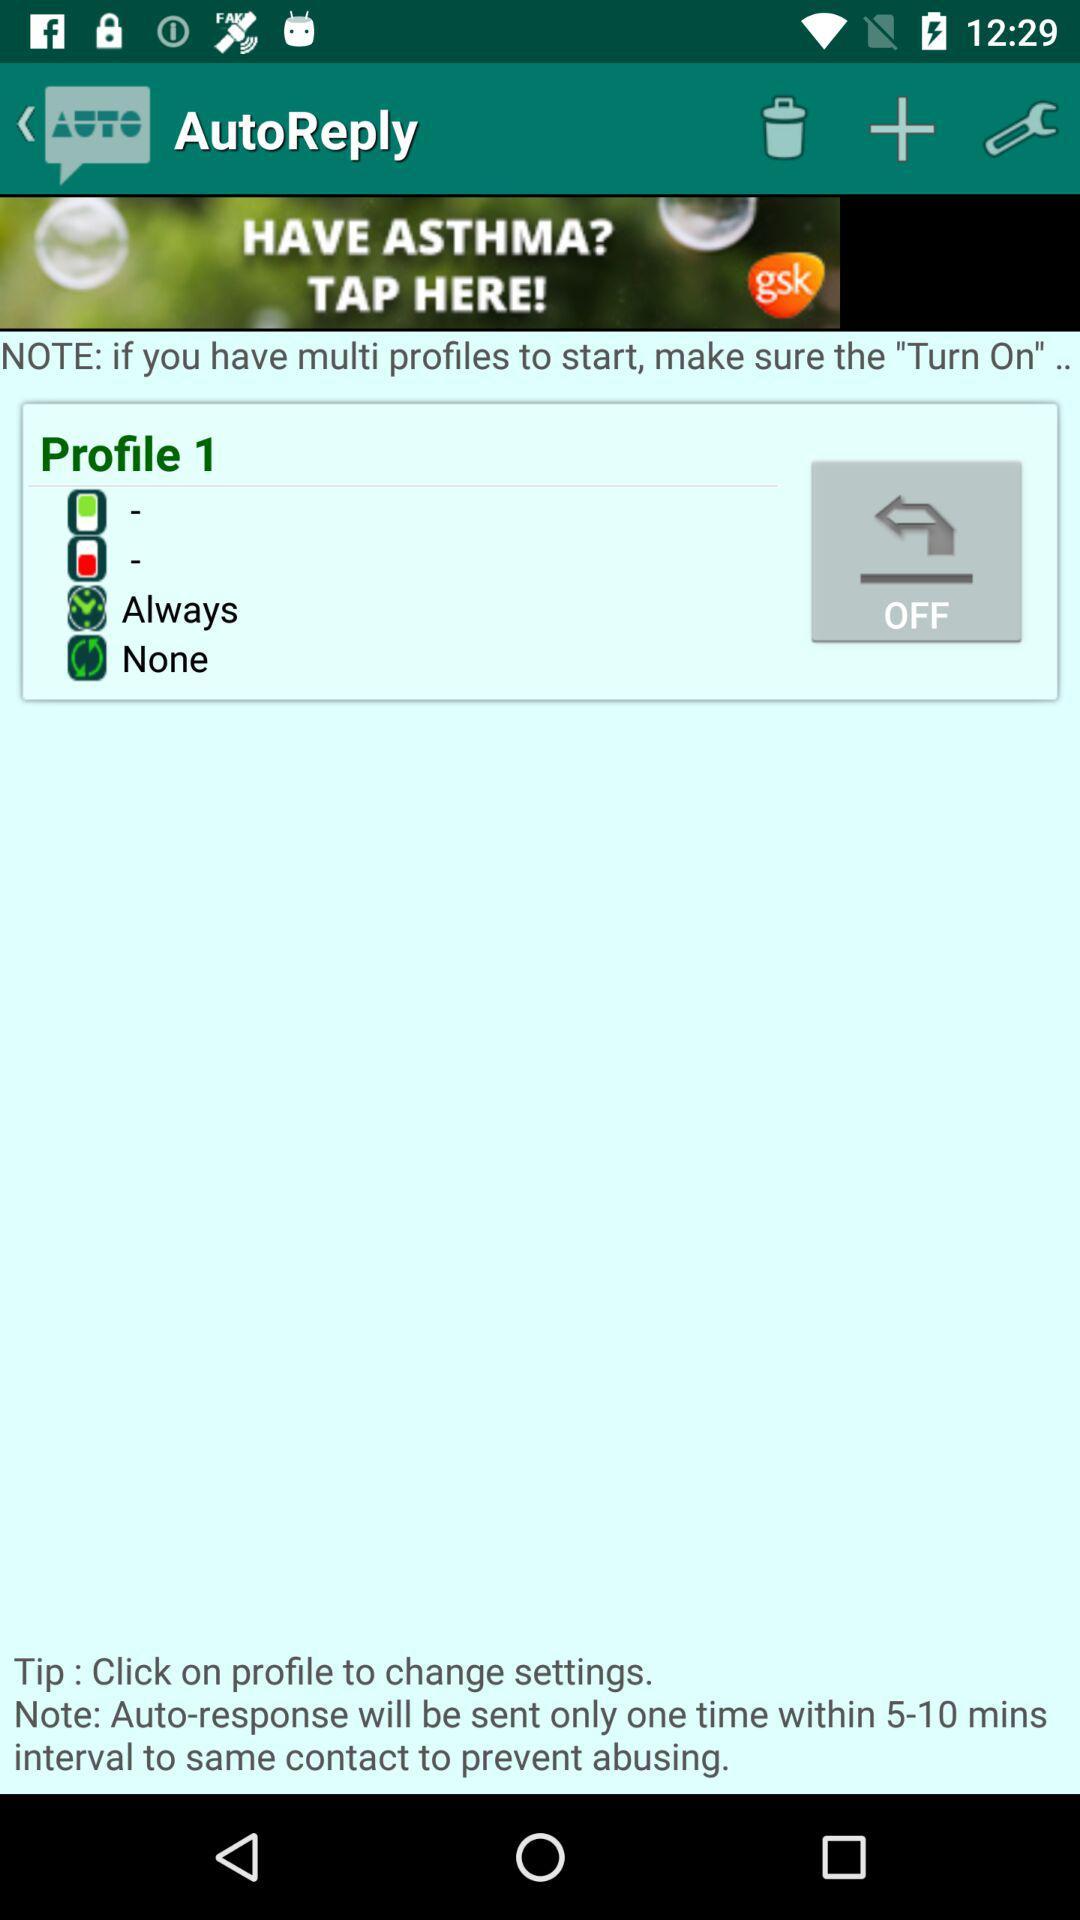 The width and height of the screenshot is (1080, 1920). I want to click on the chat icon, so click(97, 127).